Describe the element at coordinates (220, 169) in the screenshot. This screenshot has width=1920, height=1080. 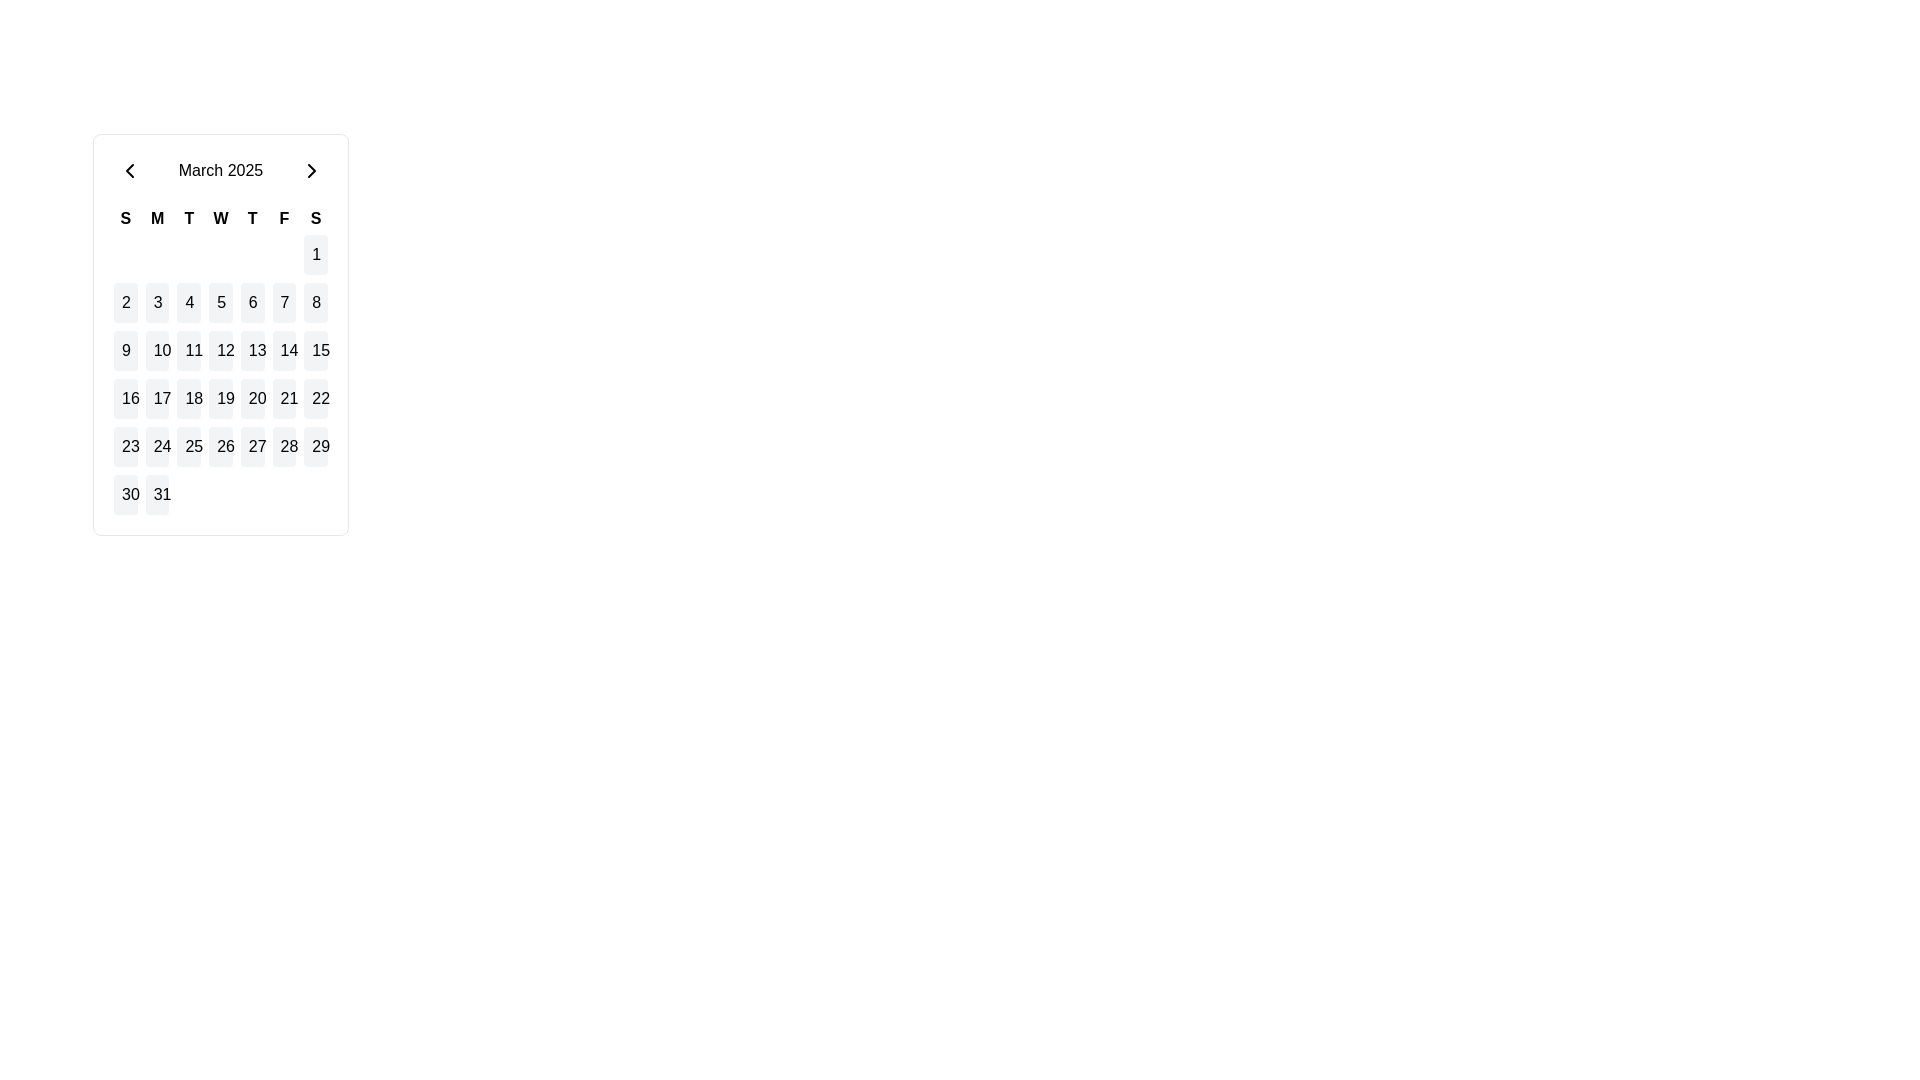
I see `displayed text from the currently selected month and year in the date-picker interface, which is positioned at the top center of the widget area` at that location.